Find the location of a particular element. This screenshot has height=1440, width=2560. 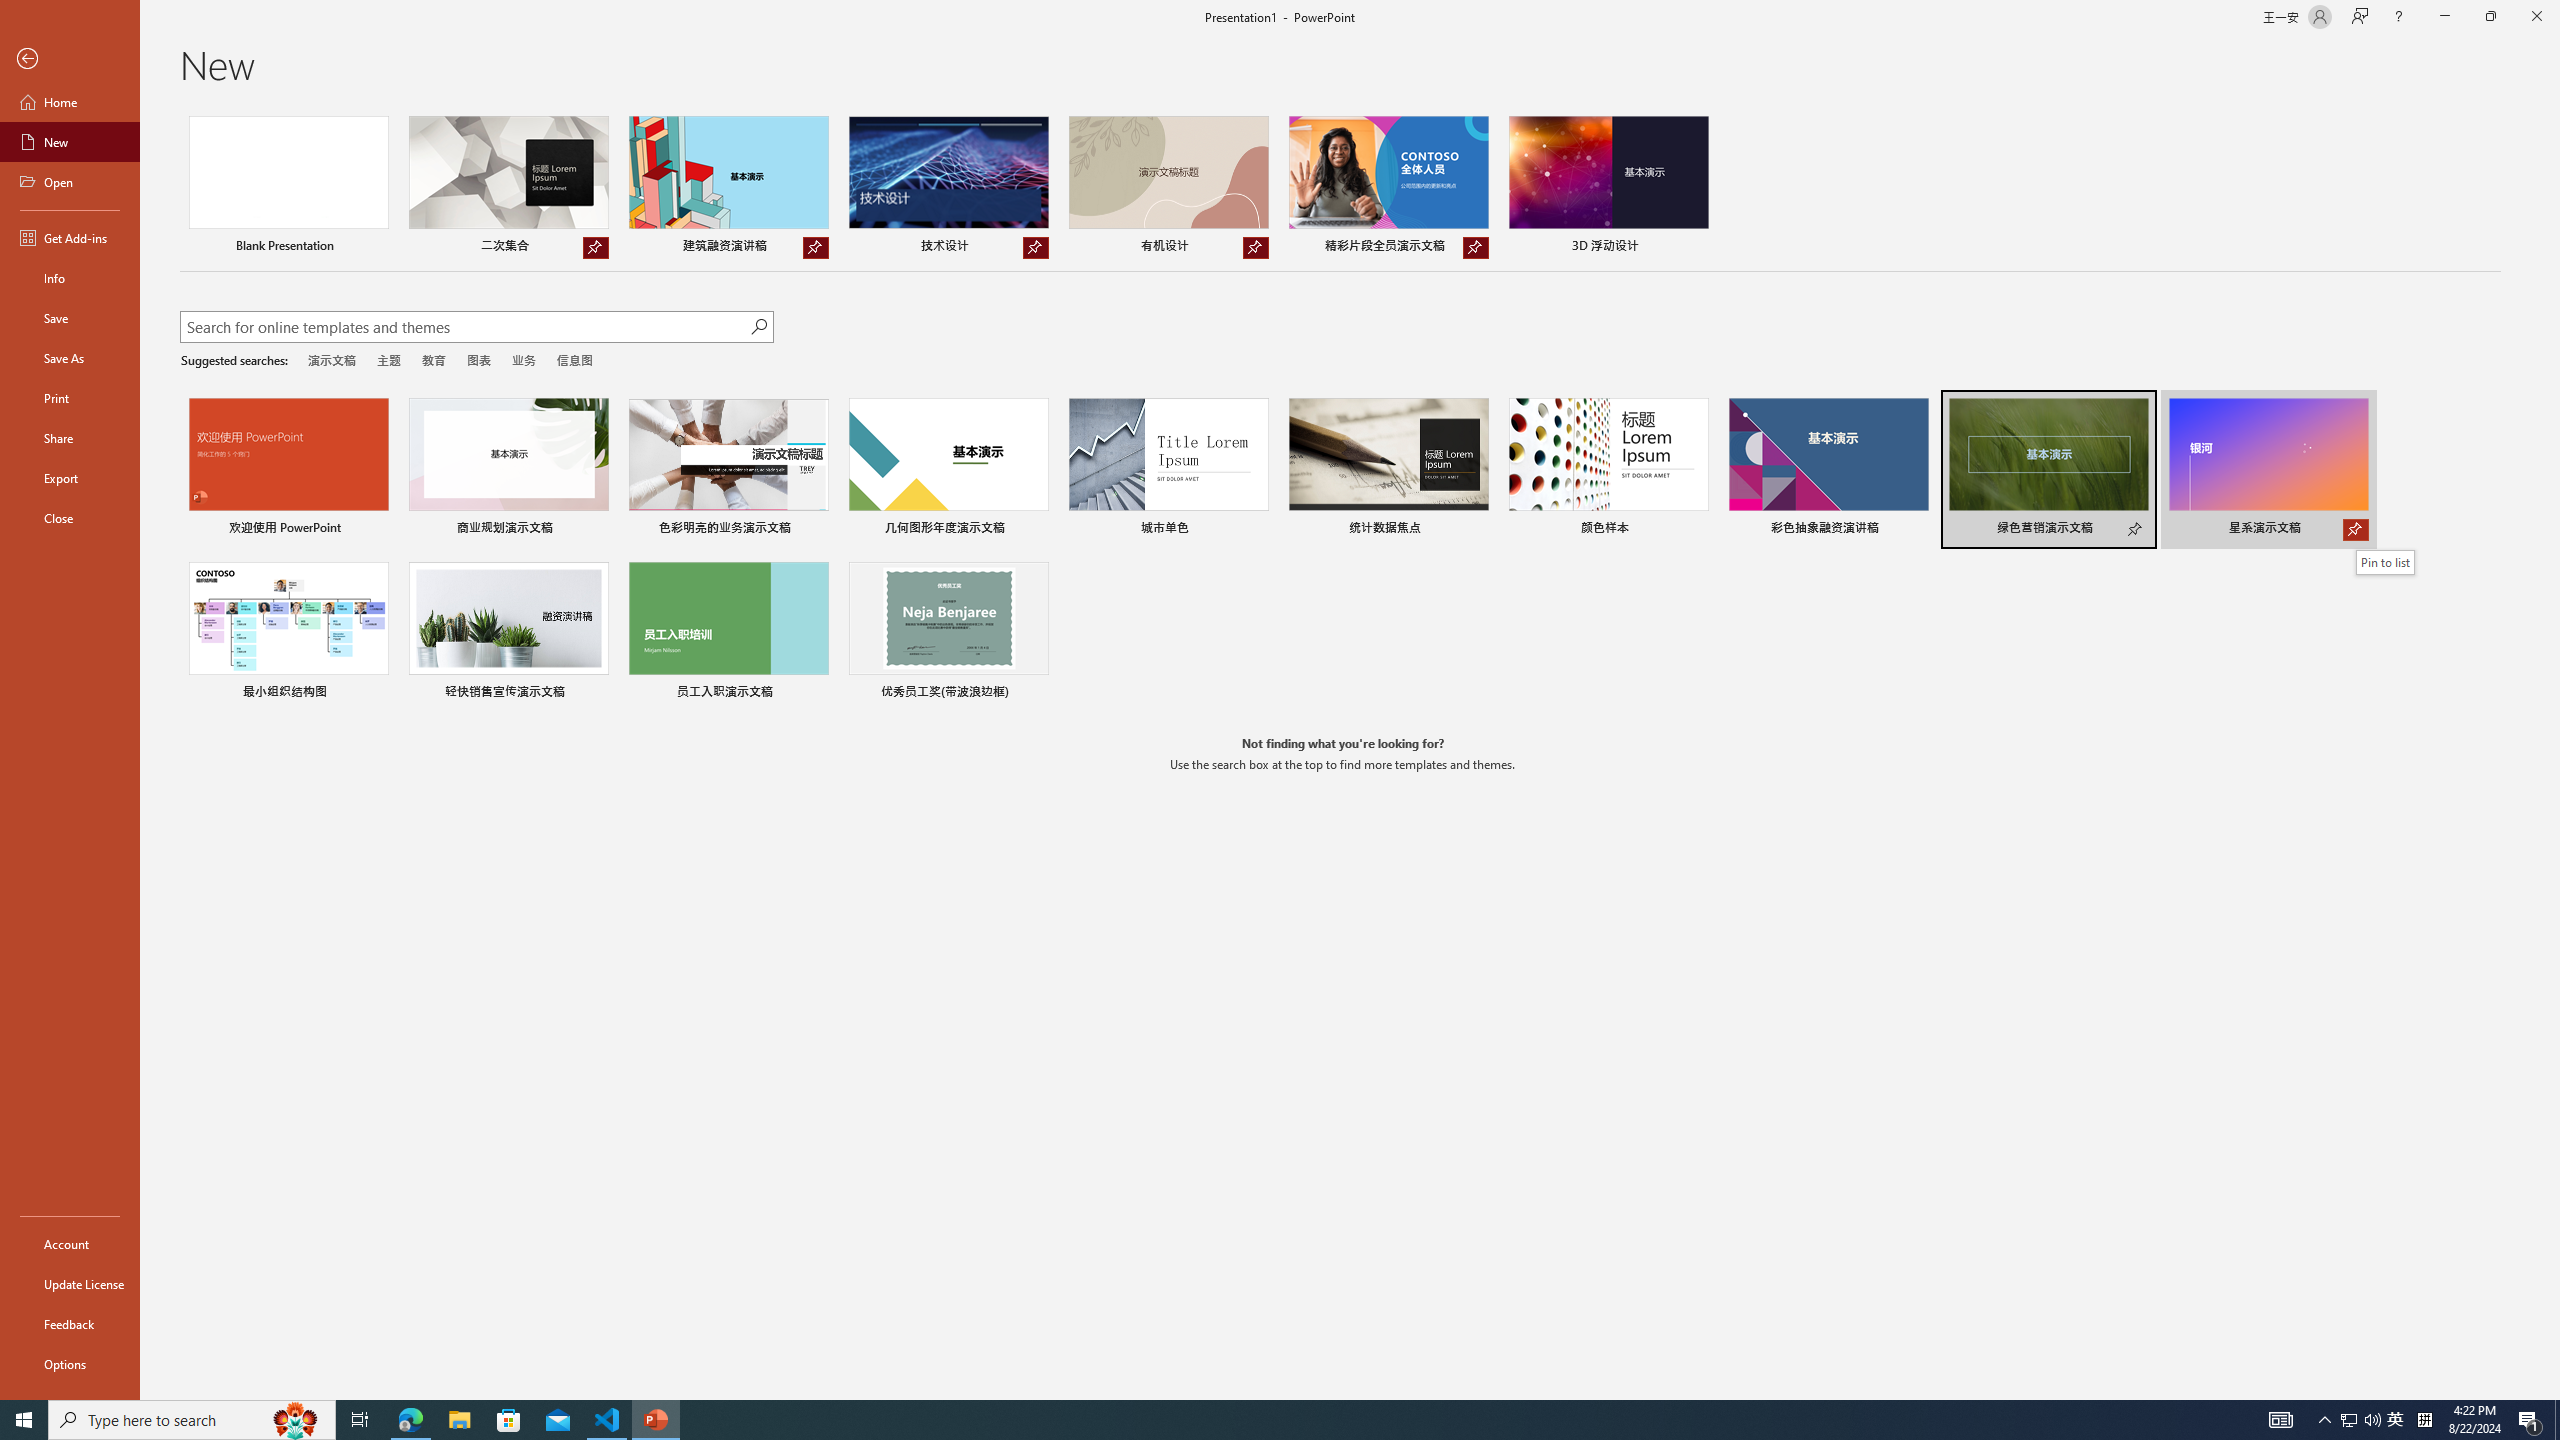

'New' is located at coordinates (69, 141).